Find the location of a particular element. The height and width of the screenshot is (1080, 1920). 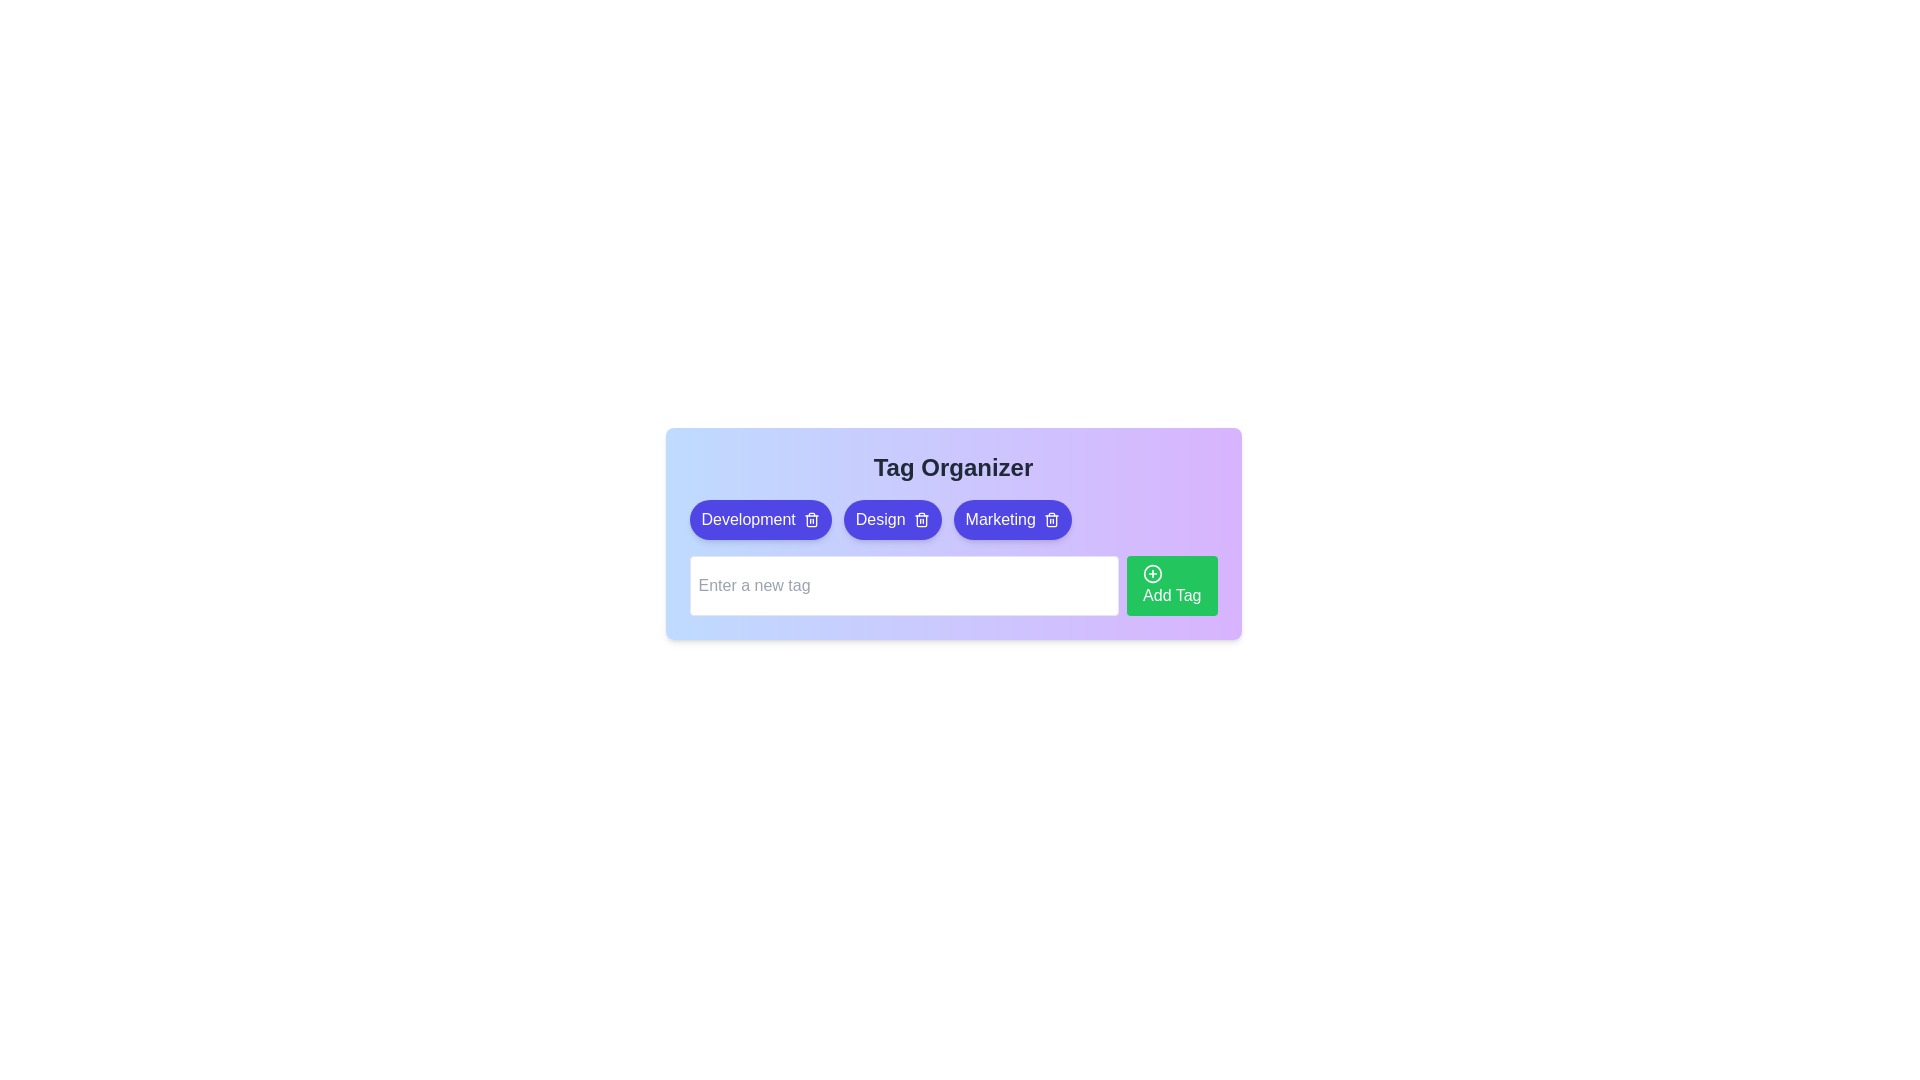

the 'Design' button, which is the second button in a horizontal layout, styled with rounded corners and an indigo background, featuring the text 'Design' in white bold typeface is located at coordinates (891, 519).